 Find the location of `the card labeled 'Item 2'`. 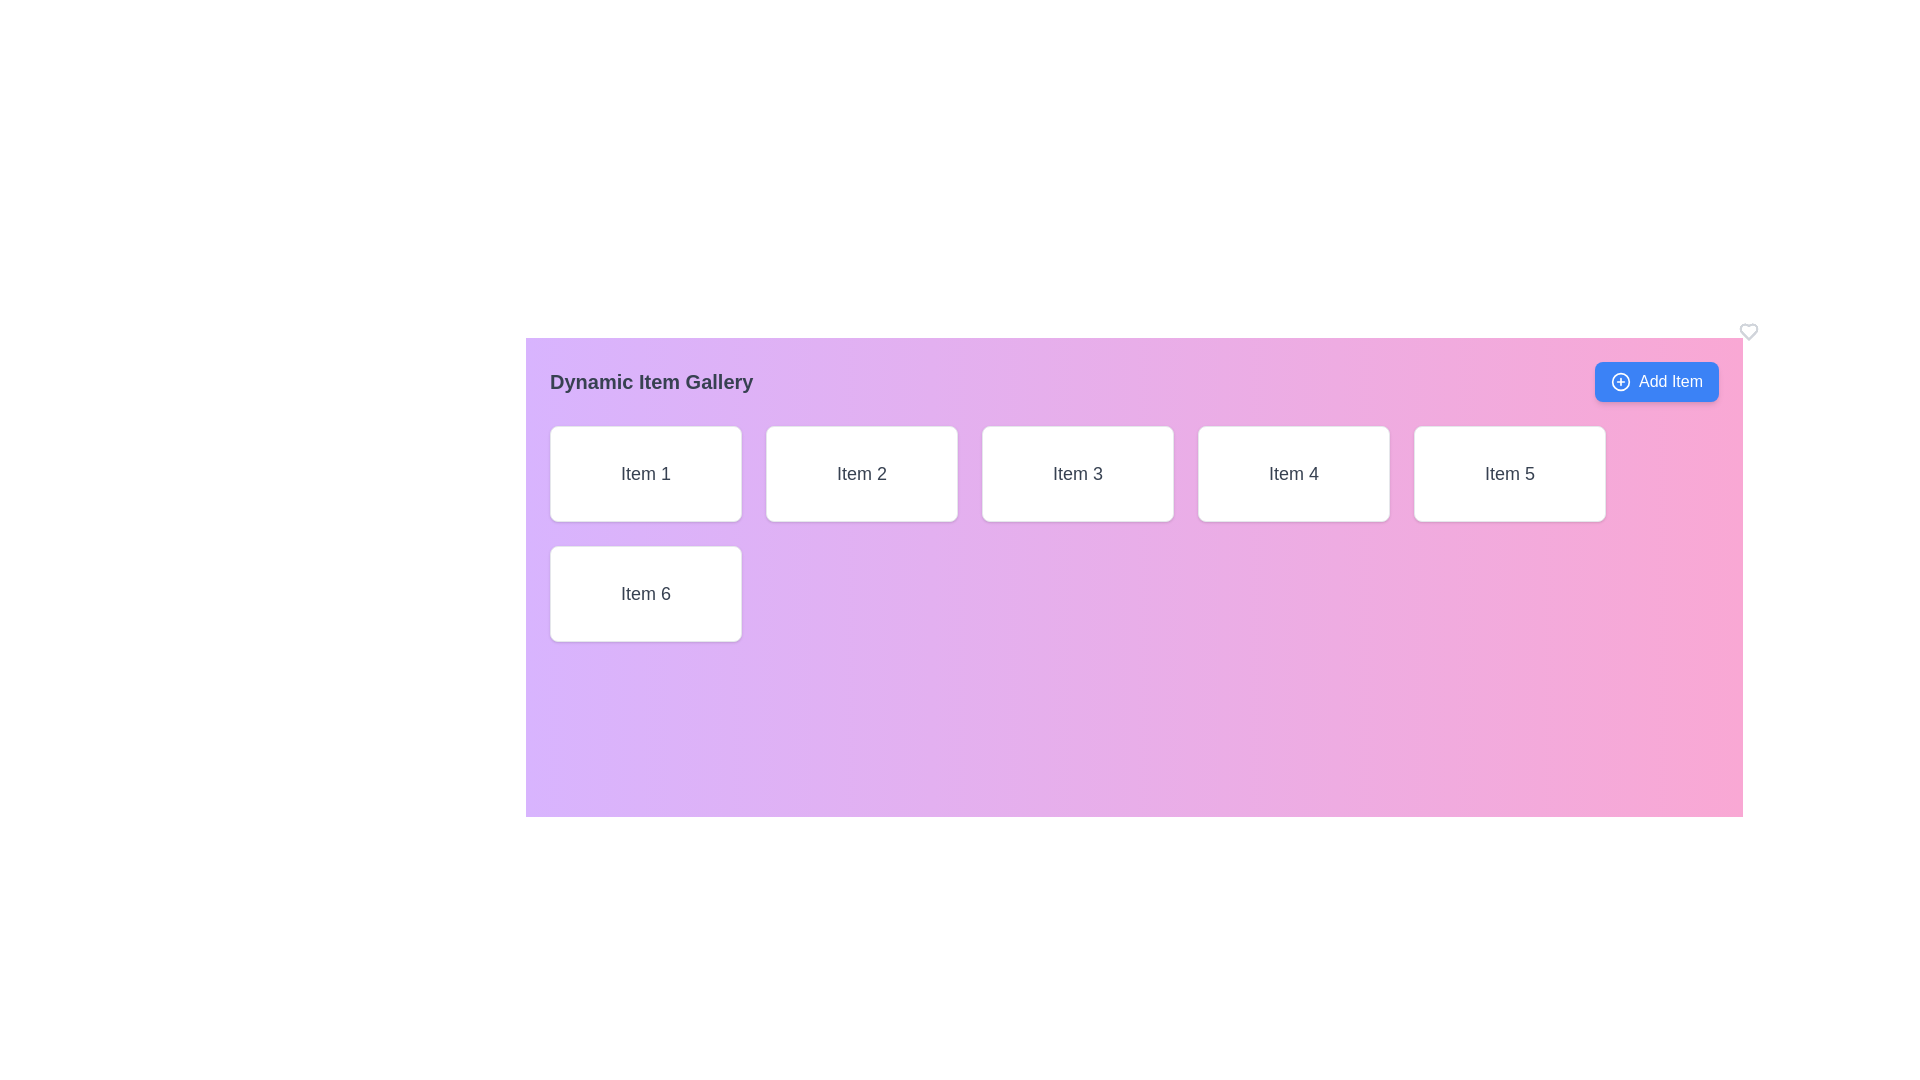

the card labeled 'Item 2' is located at coordinates (862, 474).